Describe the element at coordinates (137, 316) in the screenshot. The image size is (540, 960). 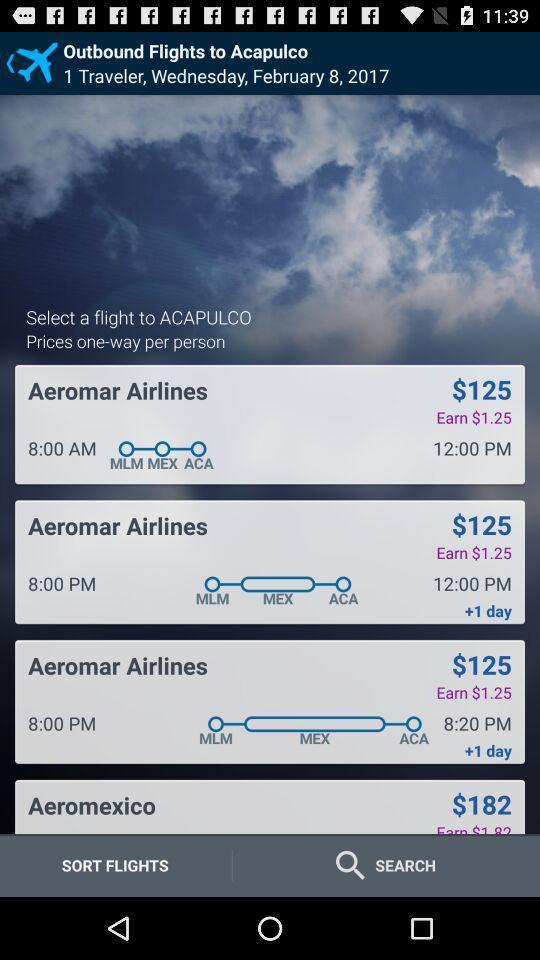
I see `select a flight icon` at that location.